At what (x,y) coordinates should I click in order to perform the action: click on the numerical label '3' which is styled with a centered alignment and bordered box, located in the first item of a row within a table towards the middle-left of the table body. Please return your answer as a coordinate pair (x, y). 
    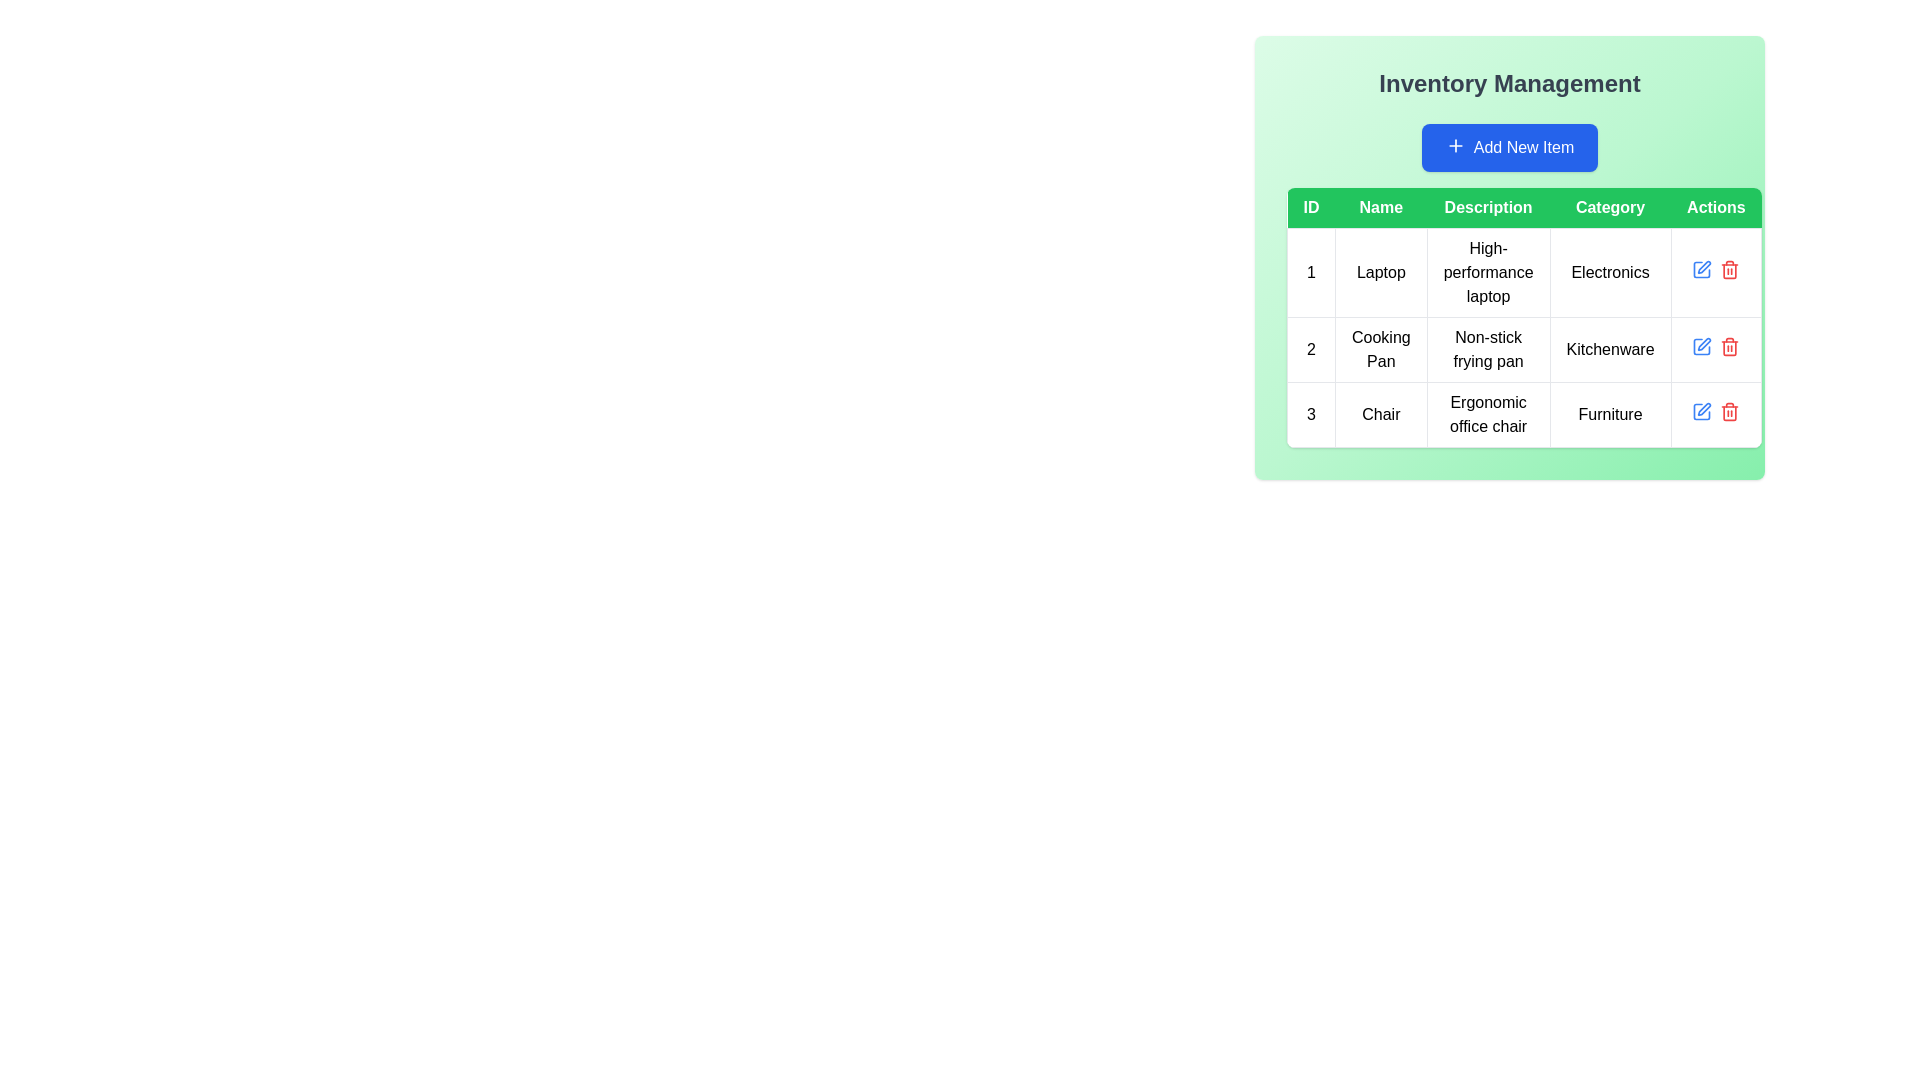
    Looking at the image, I should click on (1311, 414).